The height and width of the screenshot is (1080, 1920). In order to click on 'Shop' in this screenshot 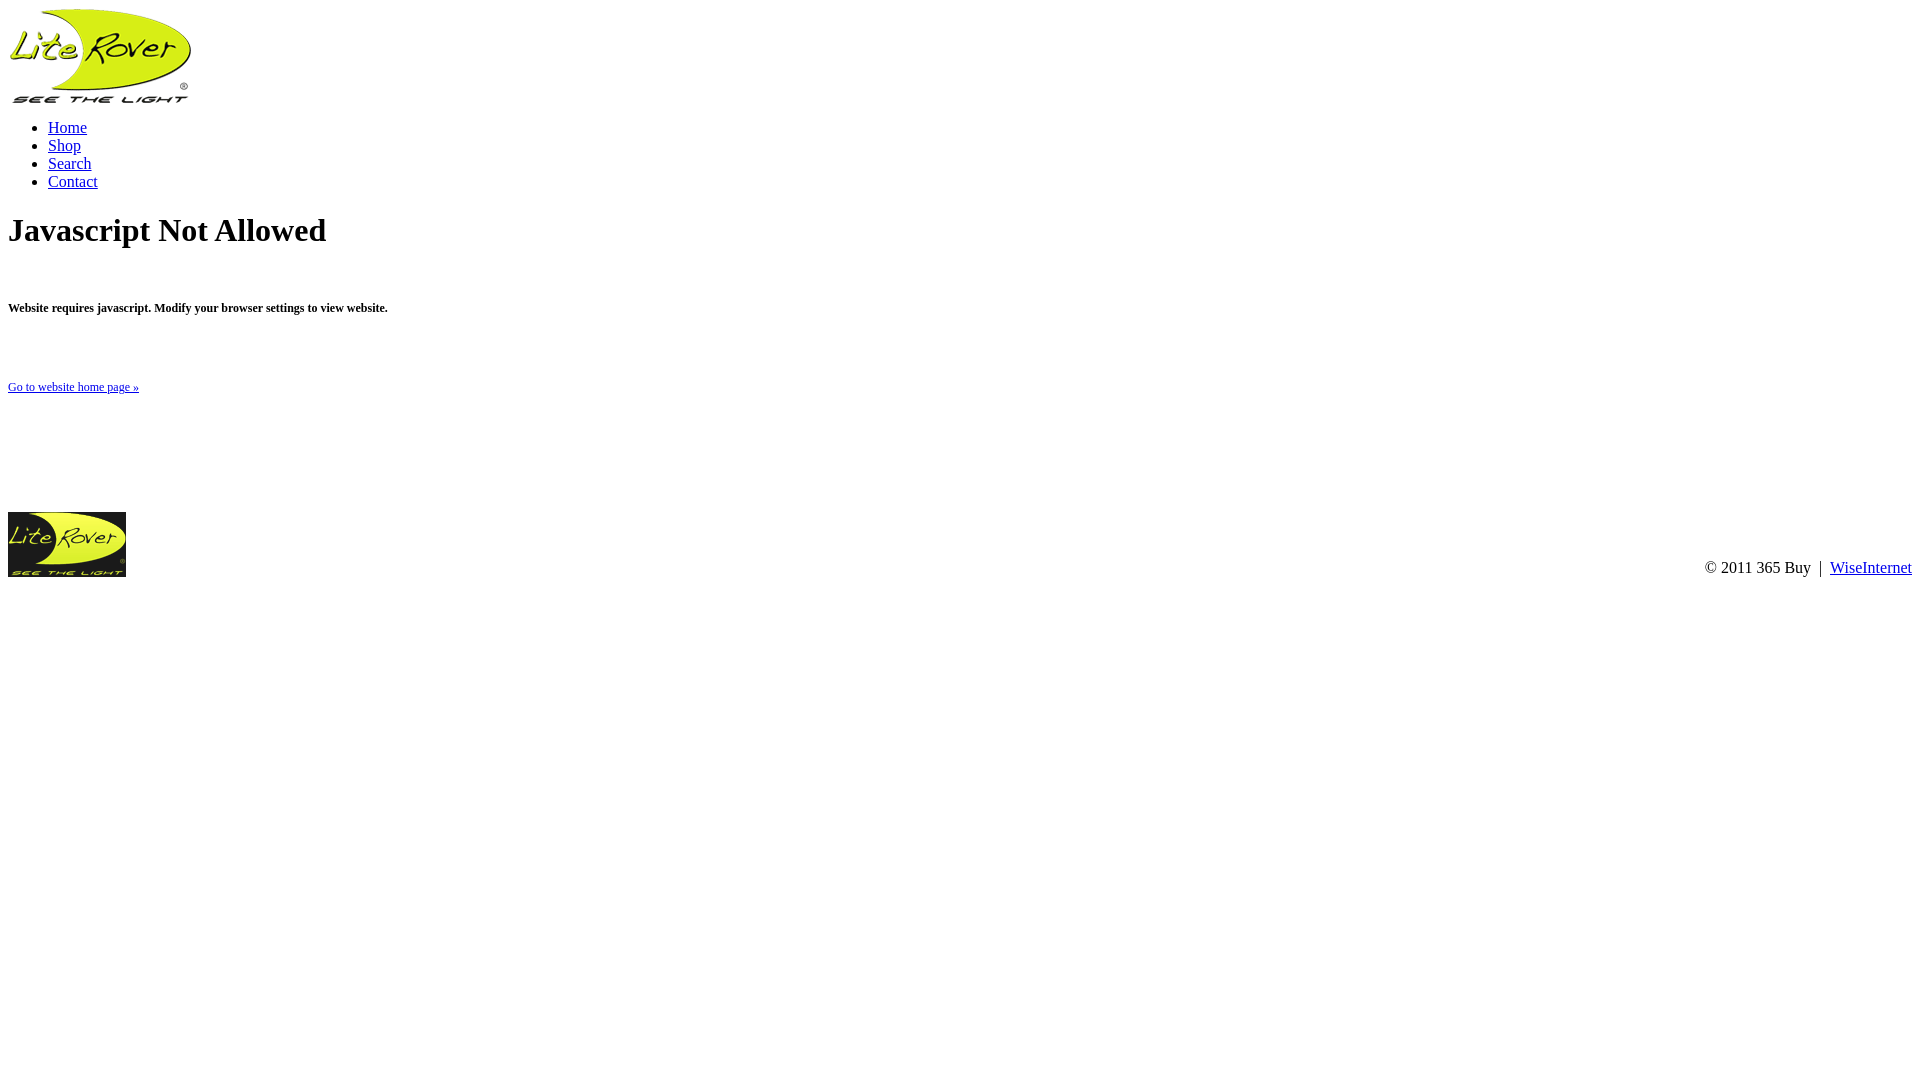, I will do `click(64, 144)`.